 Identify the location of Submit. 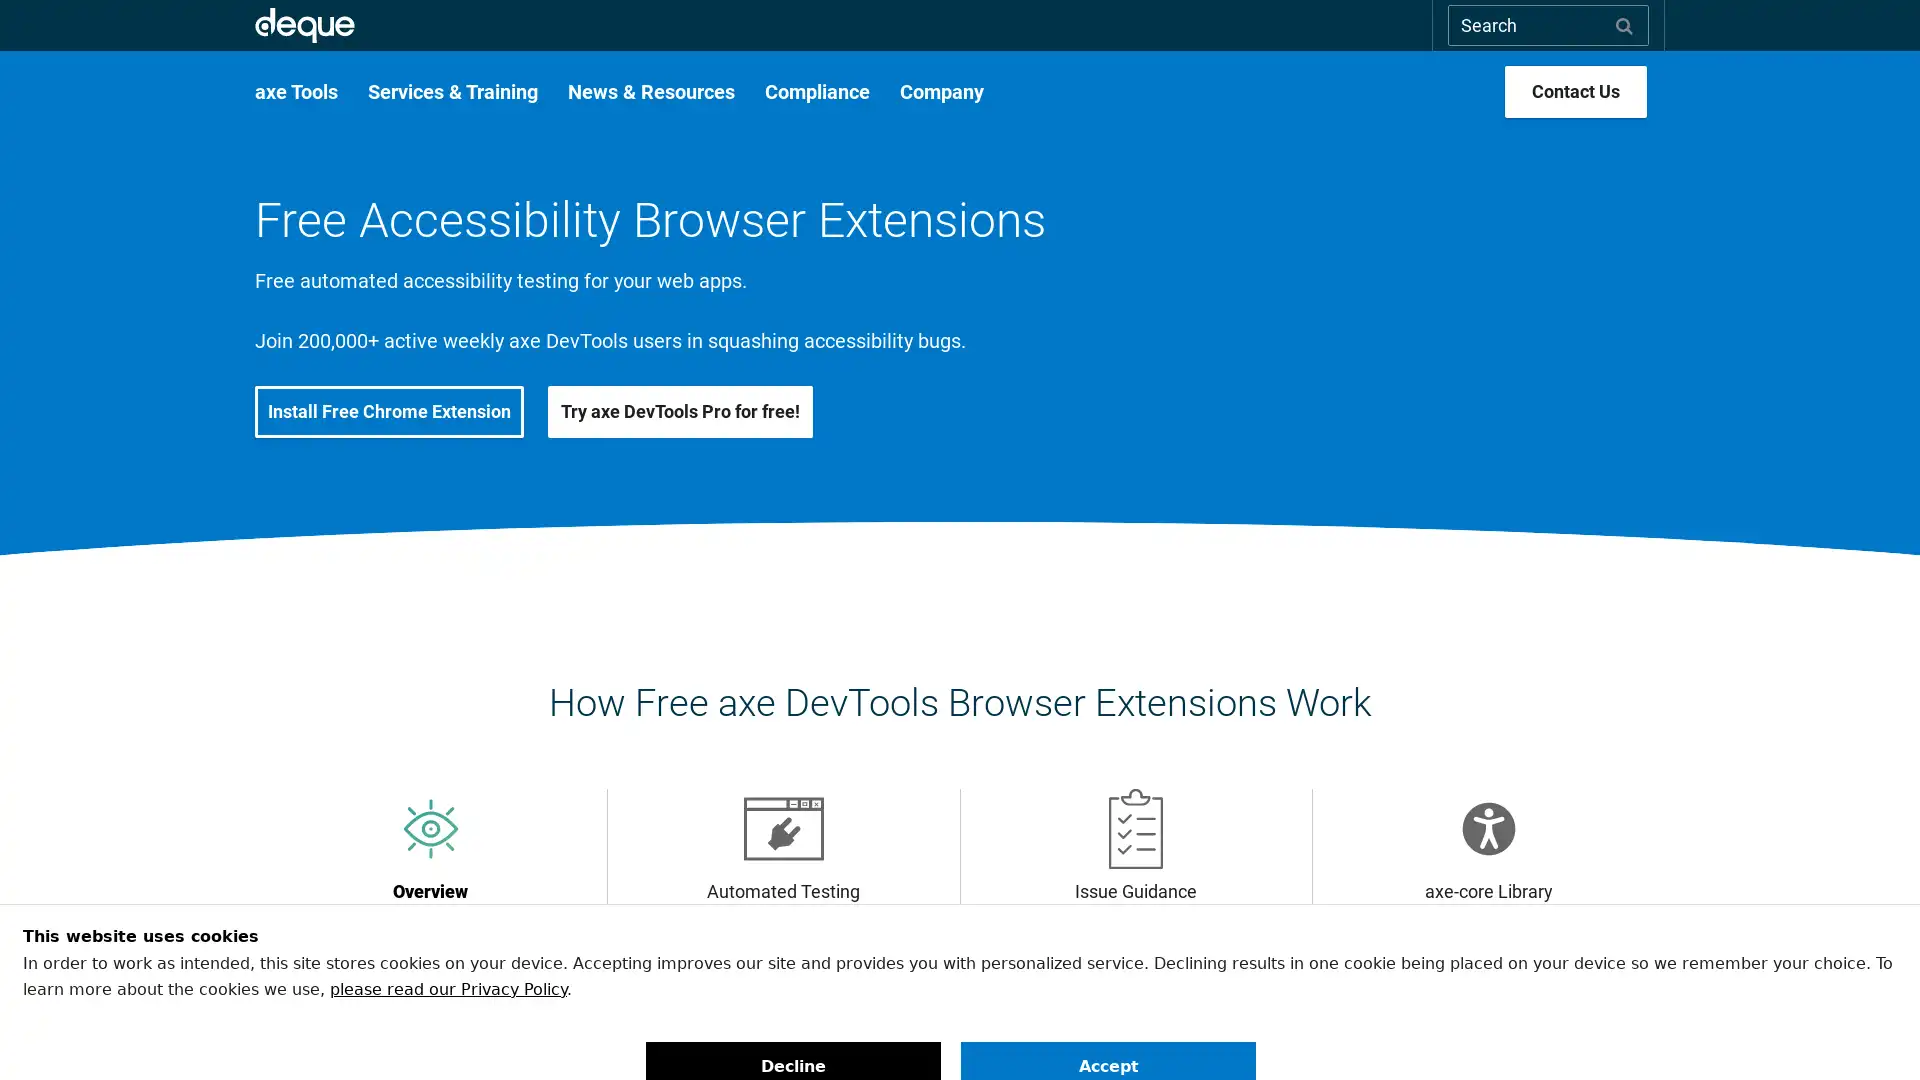
(1624, 24).